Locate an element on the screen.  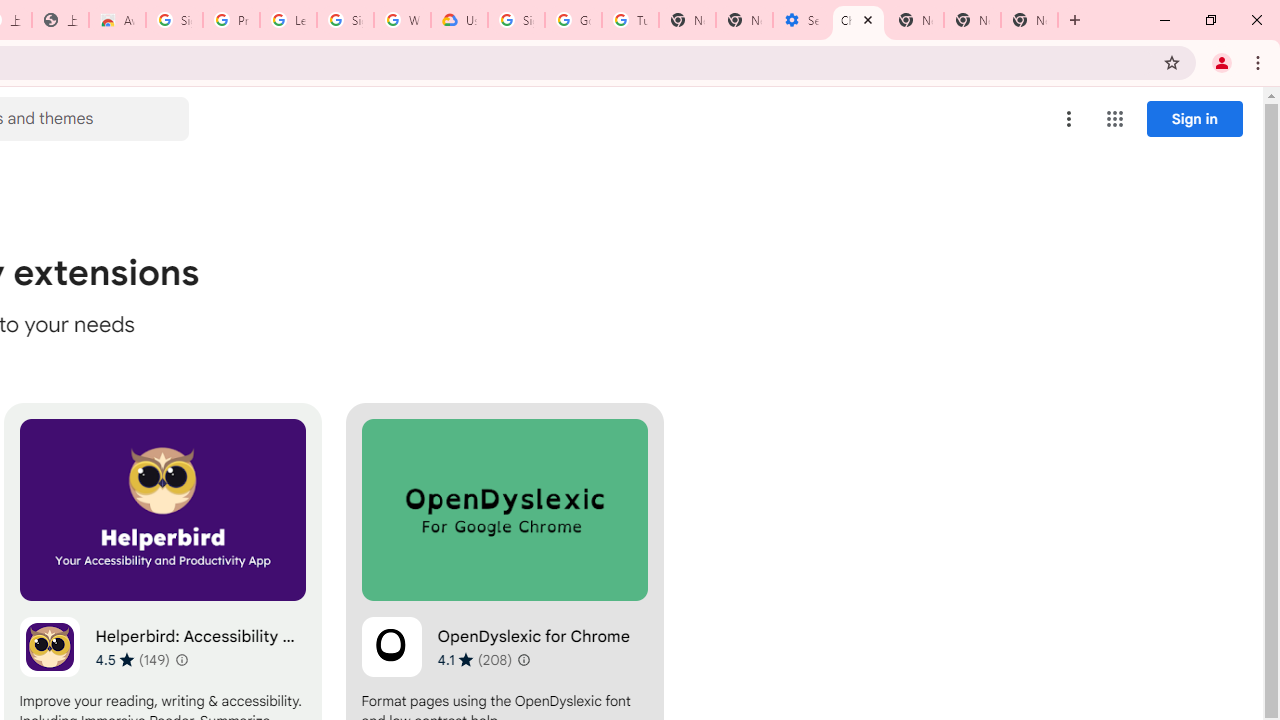
'Turn cookies on or off - Computer - Google Account Help' is located at coordinates (629, 20).